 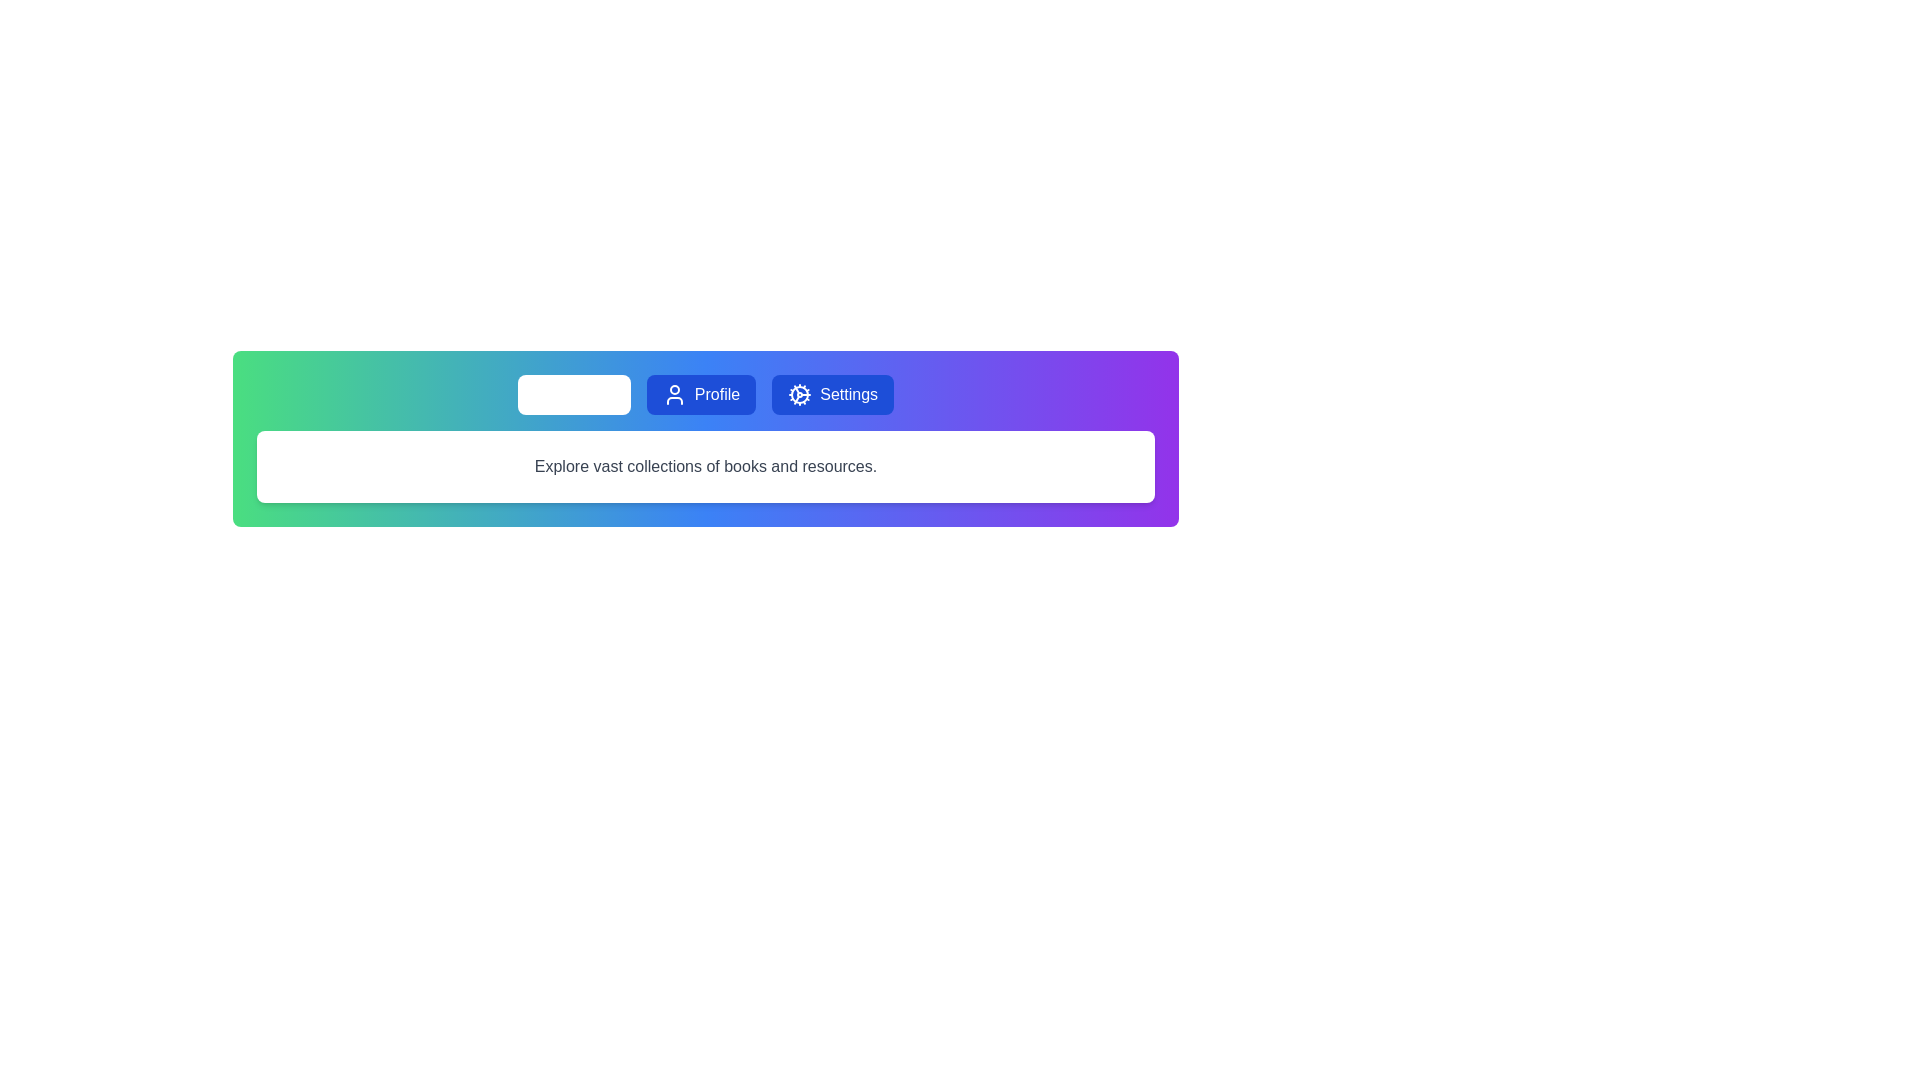 What do you see at coordinates (701, 394) in the screenshot?
I see `the tab labeled Profile to switch to the corresponding section` at bounding box center [701, 394].